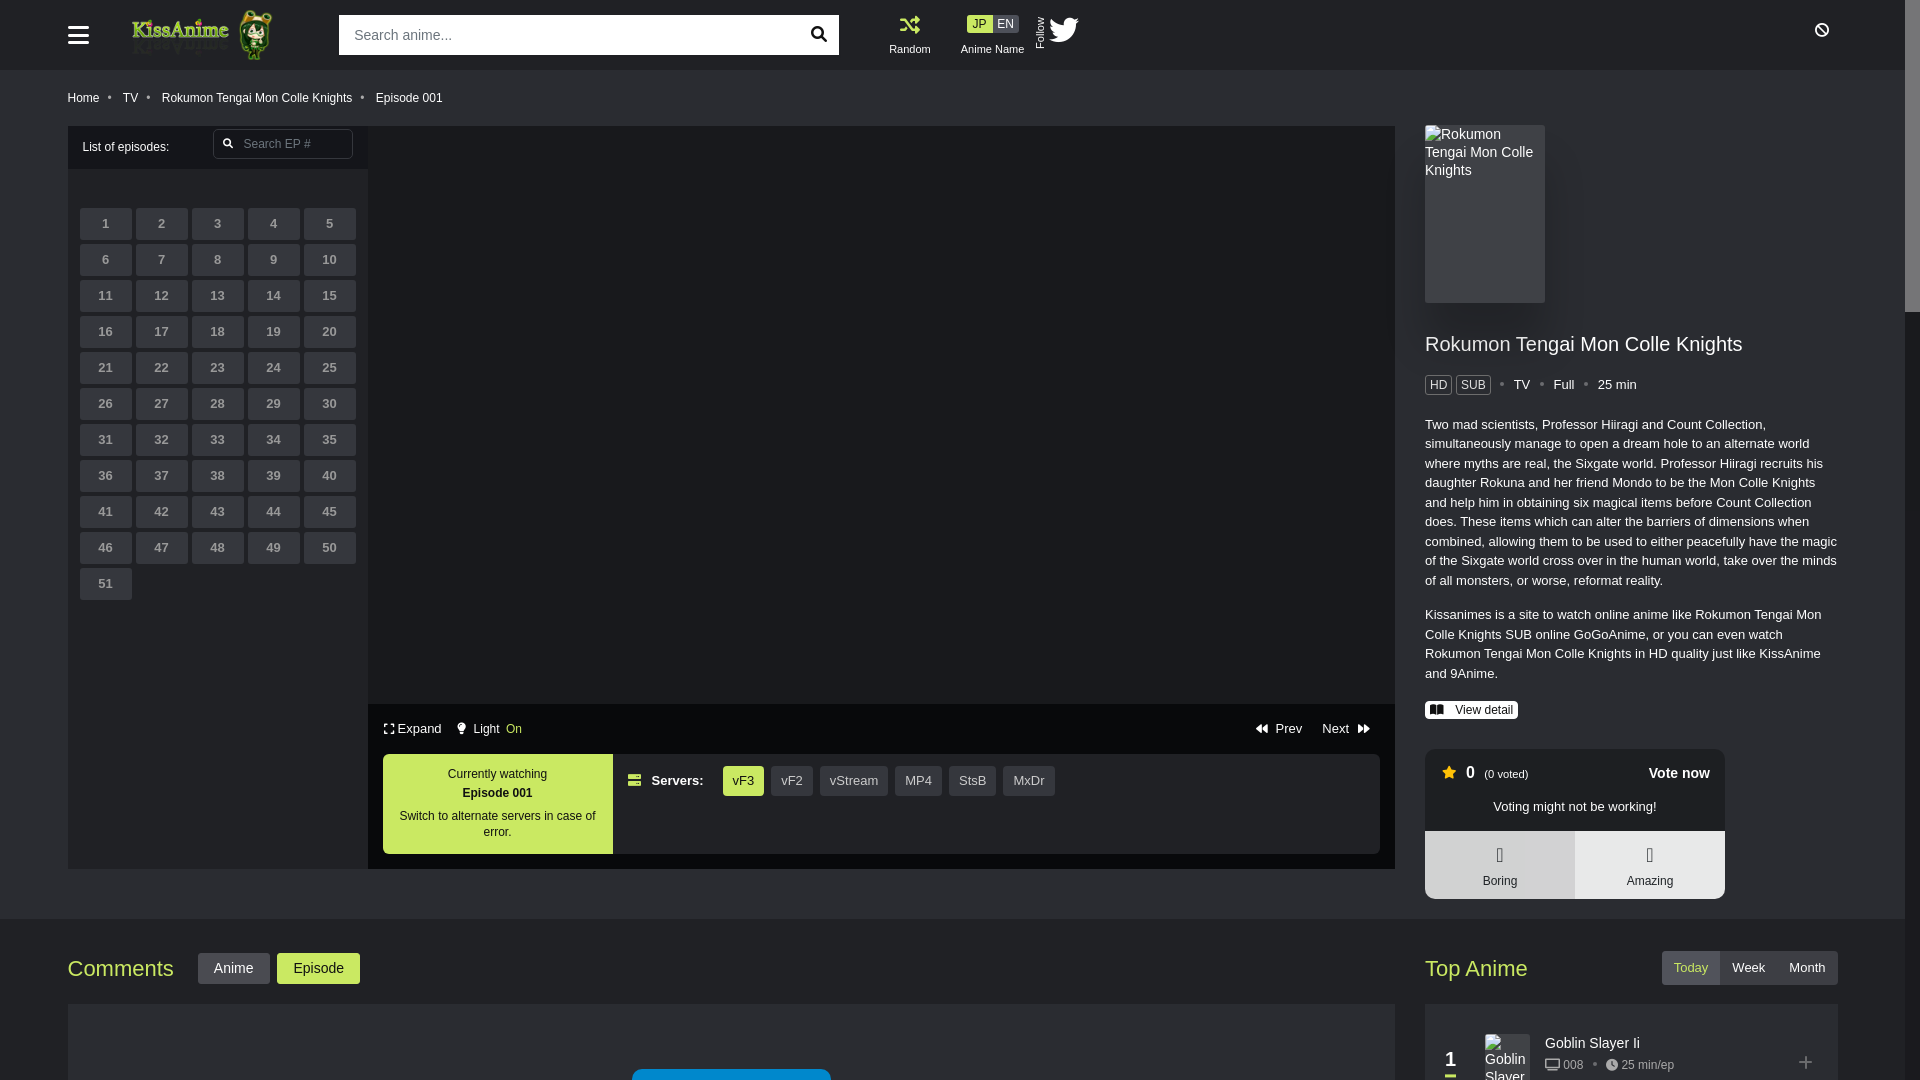 The height and width of the screenshot is (1080, 1920). I want to click on '44', so click(272, 511).